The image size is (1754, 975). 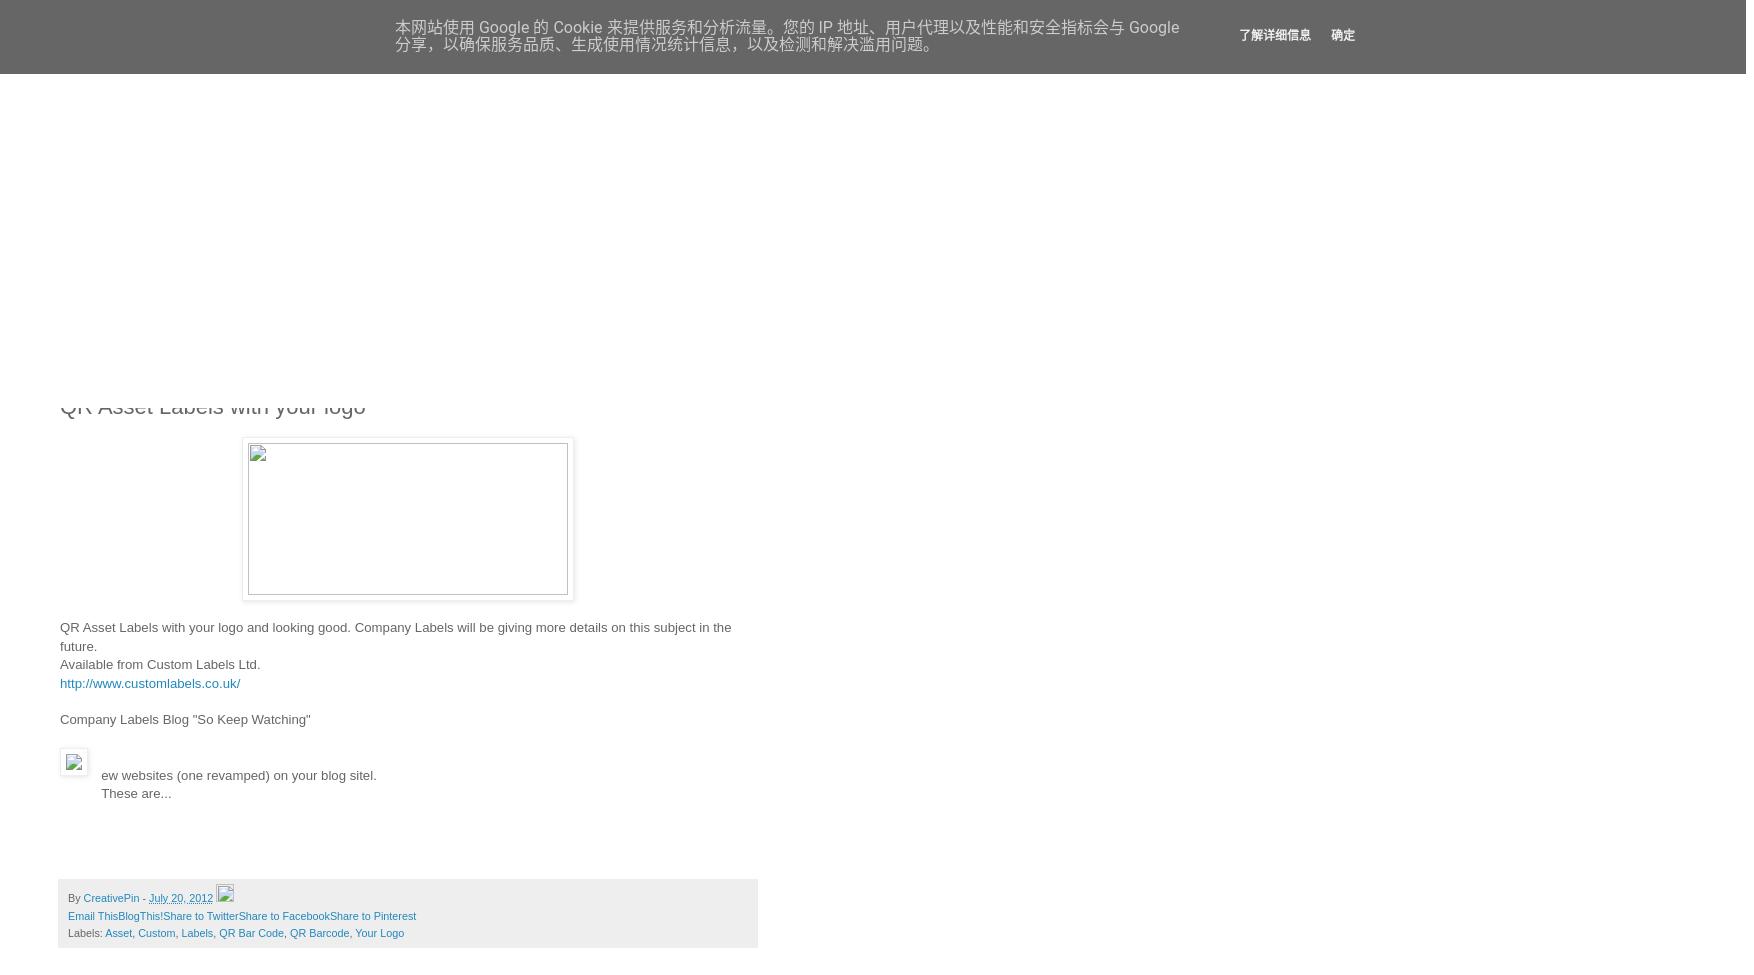 What do you see at coordinates (86, 931) in the screenshot?
I see `'Labels:'` at bounding box center [86, 931].